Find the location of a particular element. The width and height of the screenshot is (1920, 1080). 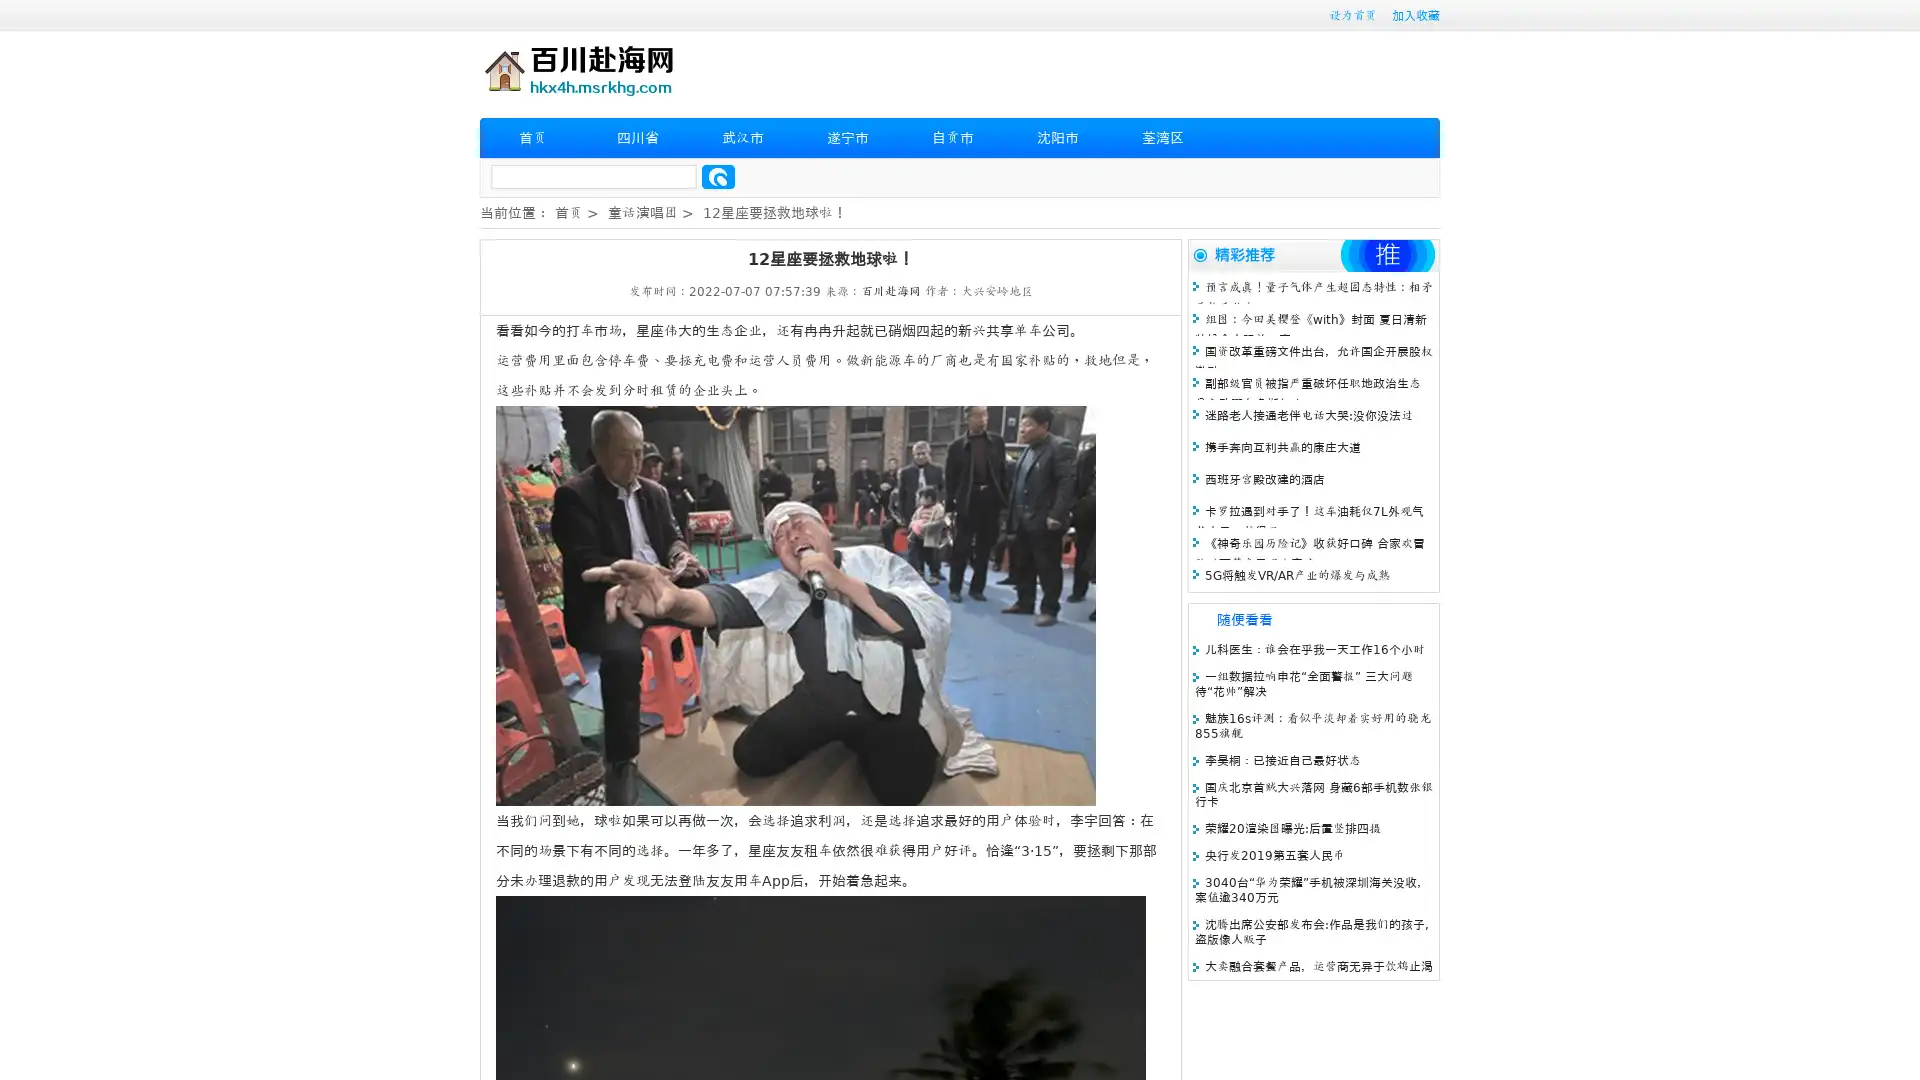

Search is located at coordinates (718, 176).